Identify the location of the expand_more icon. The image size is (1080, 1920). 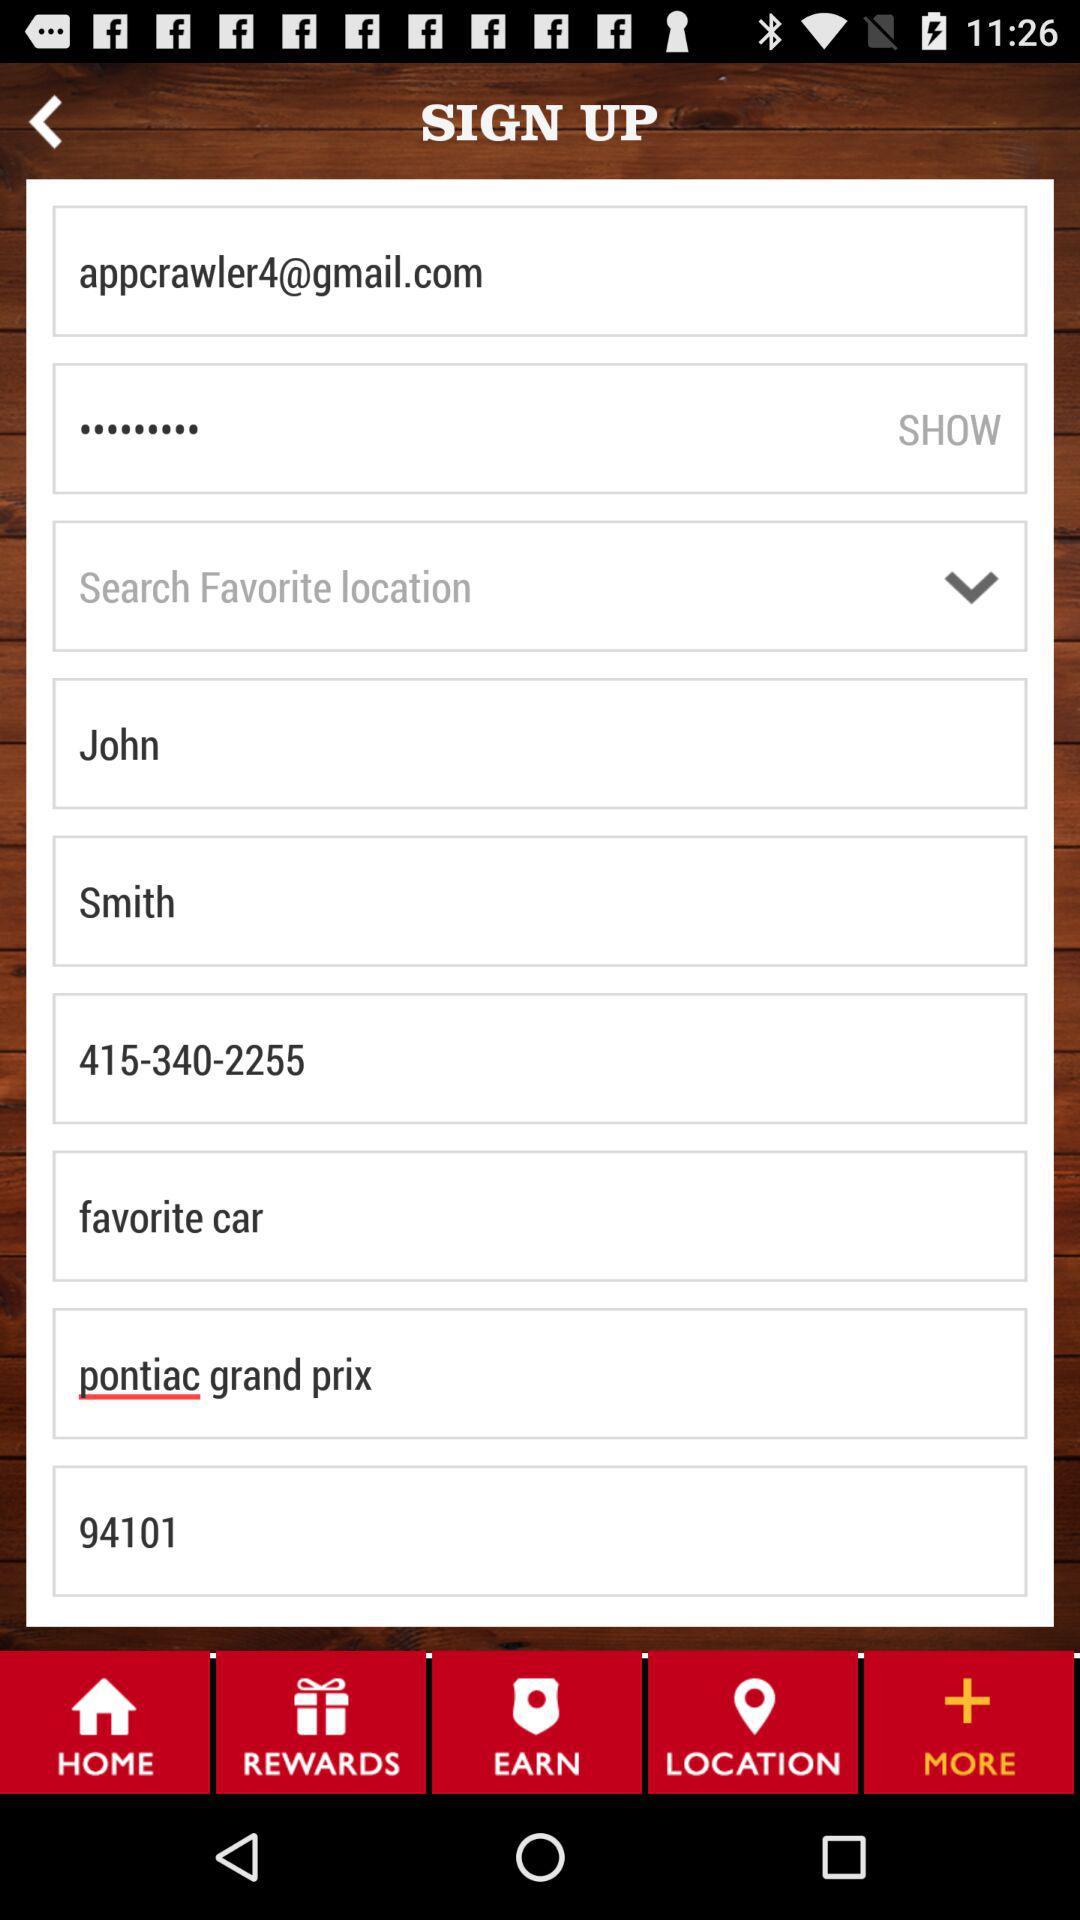
(969, 626).